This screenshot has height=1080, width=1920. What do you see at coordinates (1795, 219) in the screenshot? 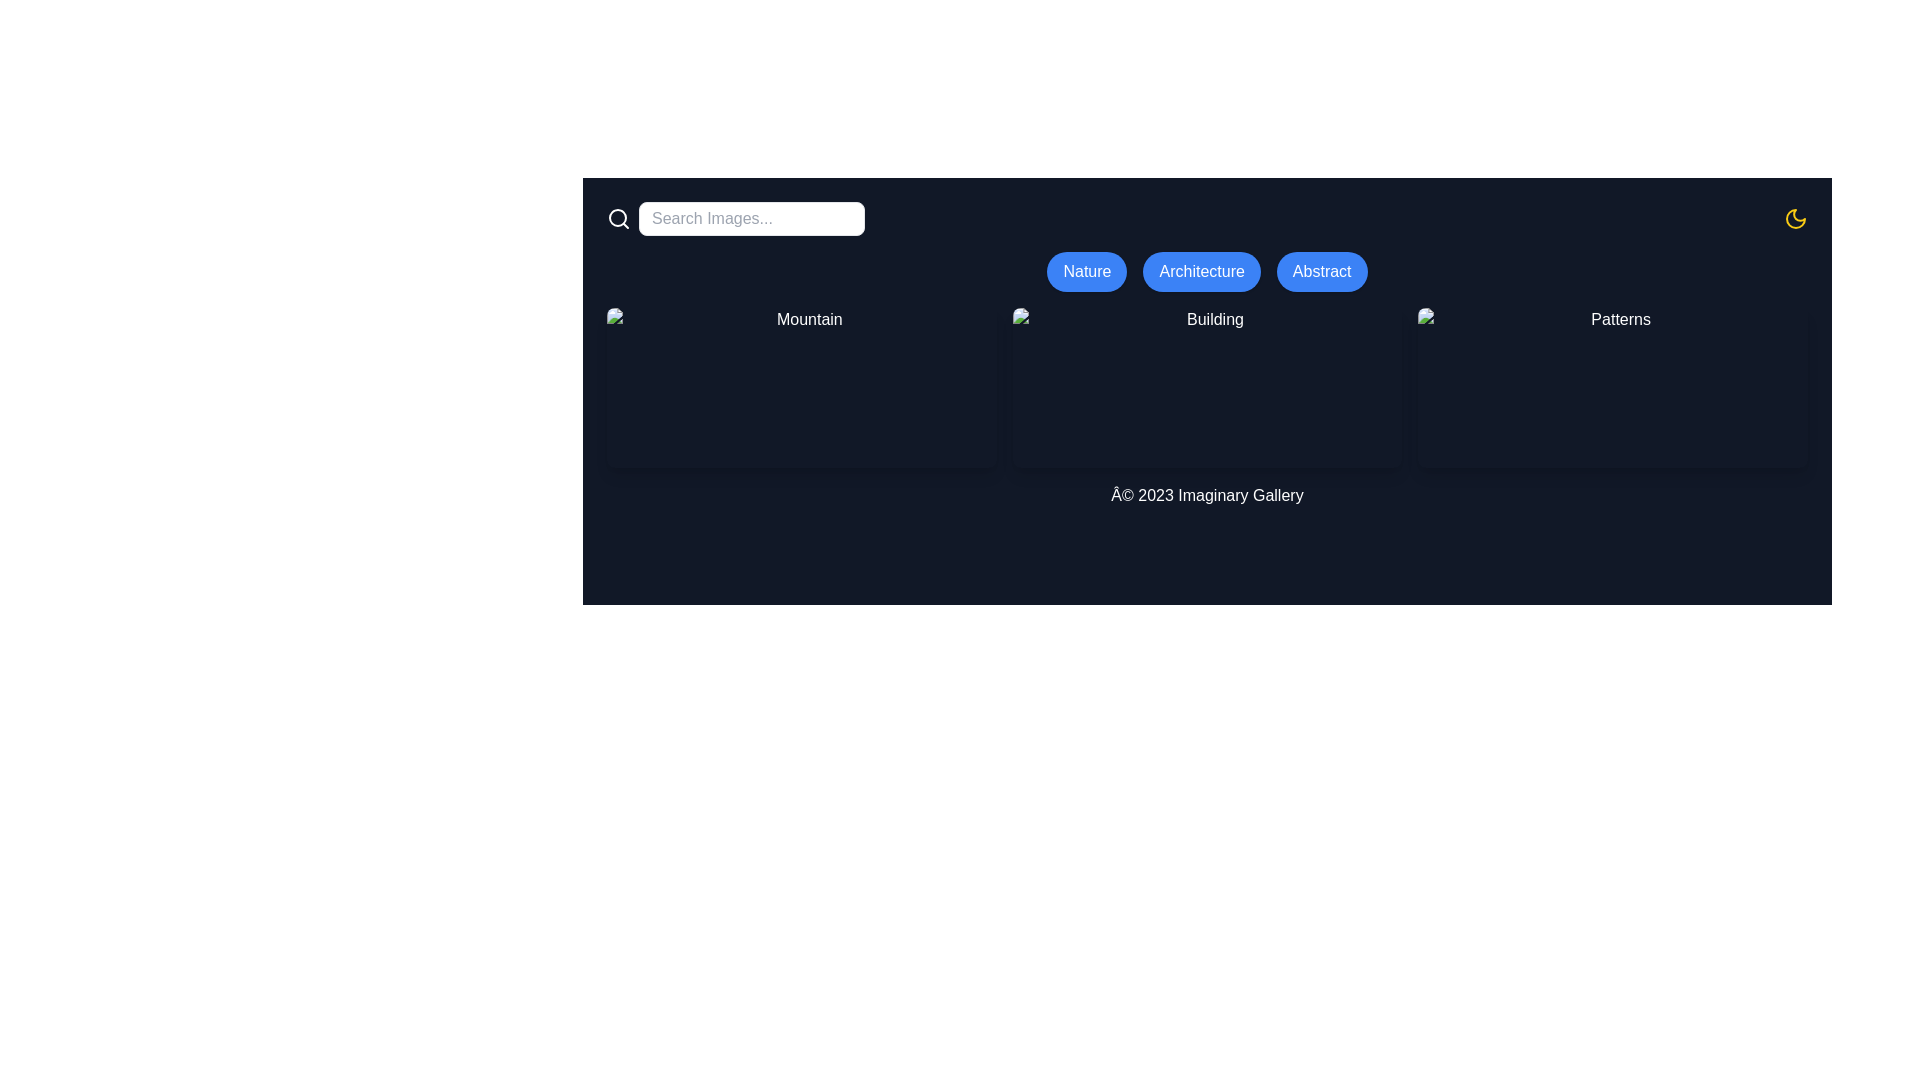
I see `the crescent moon icon located at the top-right corner of the interface for a focused interaction` at bounding box center [1795, 219].